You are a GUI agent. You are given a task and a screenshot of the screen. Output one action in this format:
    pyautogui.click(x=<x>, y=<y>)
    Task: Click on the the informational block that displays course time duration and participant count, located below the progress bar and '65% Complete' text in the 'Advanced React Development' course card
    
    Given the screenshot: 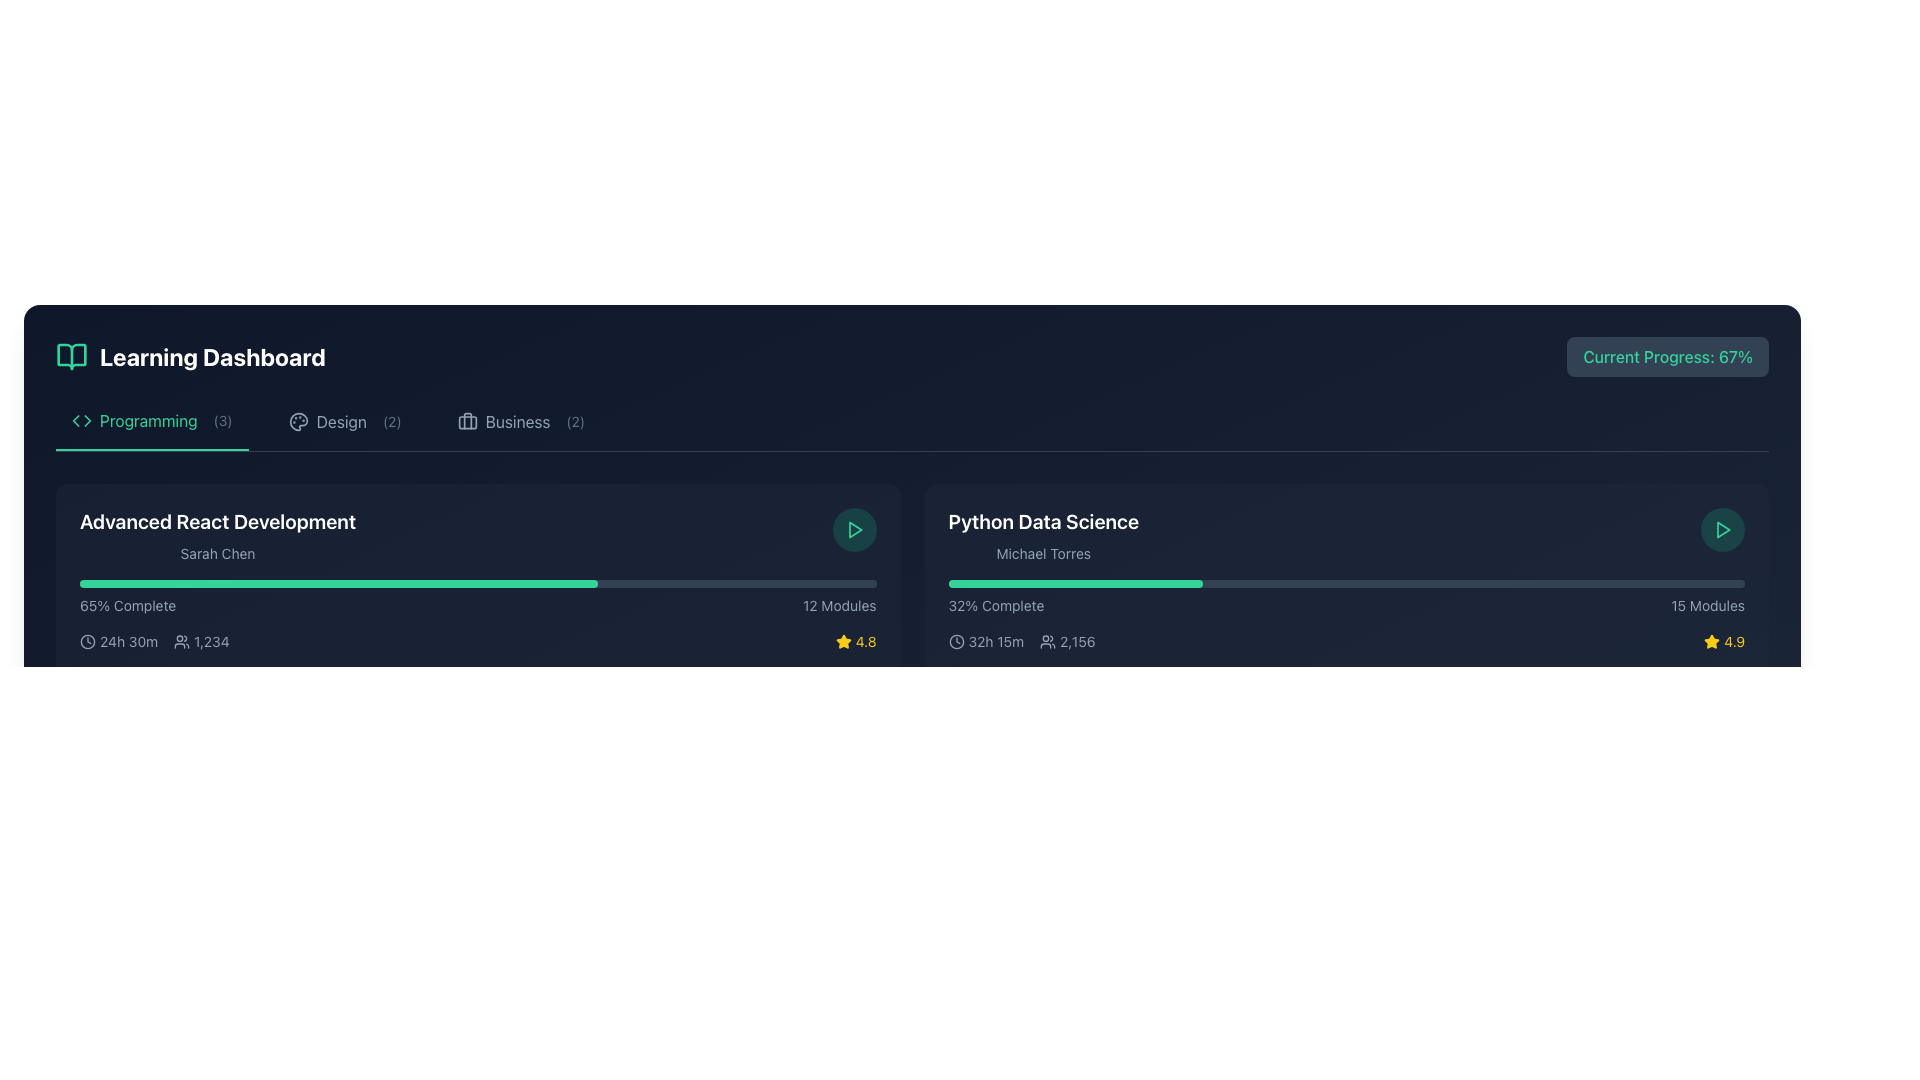 What is the action you would take?
    pyautogui.click(x=153, y=641)
    